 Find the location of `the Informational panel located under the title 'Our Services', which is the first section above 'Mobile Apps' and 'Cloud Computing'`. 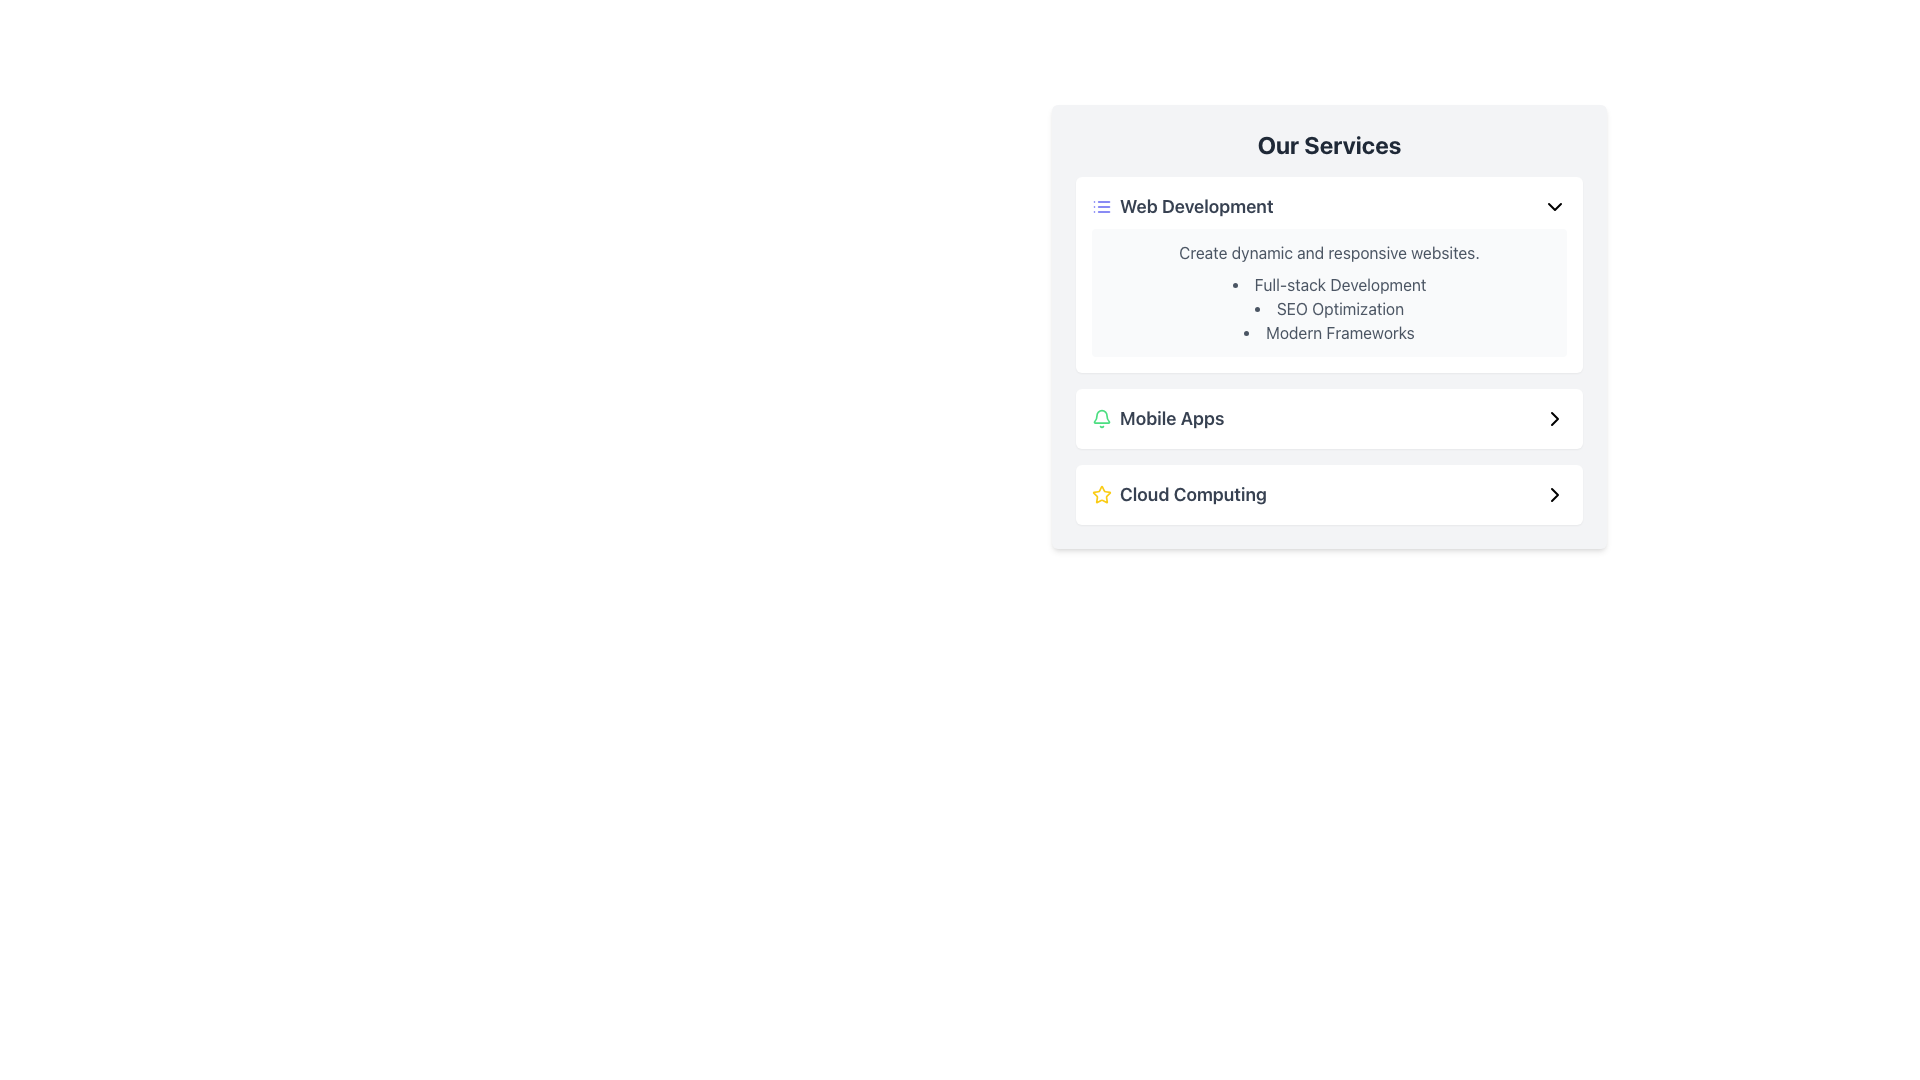

the Informational panel located under the title 'Our Services', which is the first section above 'Mobile Apps' and 'Cloud Computing' is located at coordinates (1329, 350).